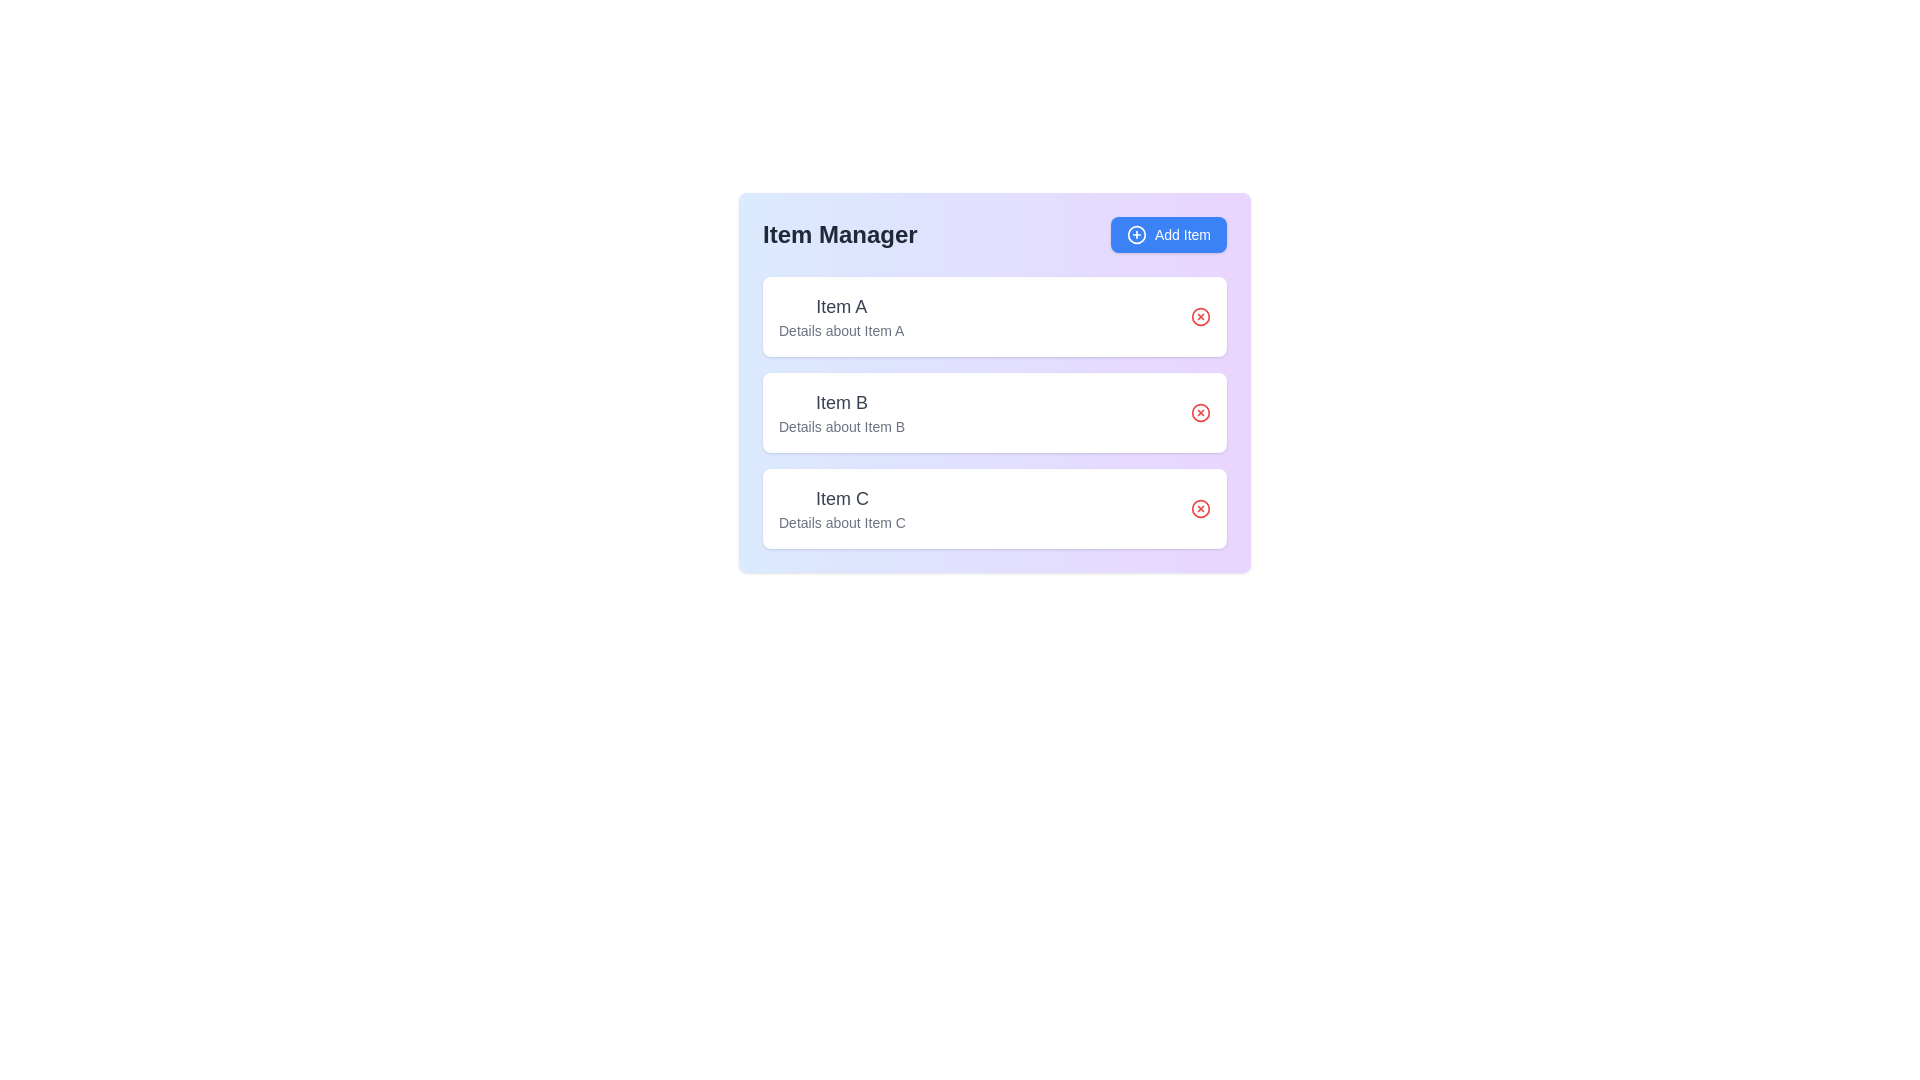  What do you see at coordinates (1167, 234) in the screenshot?
I see `the 'Add Item' button to add a new item to the list` at bounding box center [1167, 234].